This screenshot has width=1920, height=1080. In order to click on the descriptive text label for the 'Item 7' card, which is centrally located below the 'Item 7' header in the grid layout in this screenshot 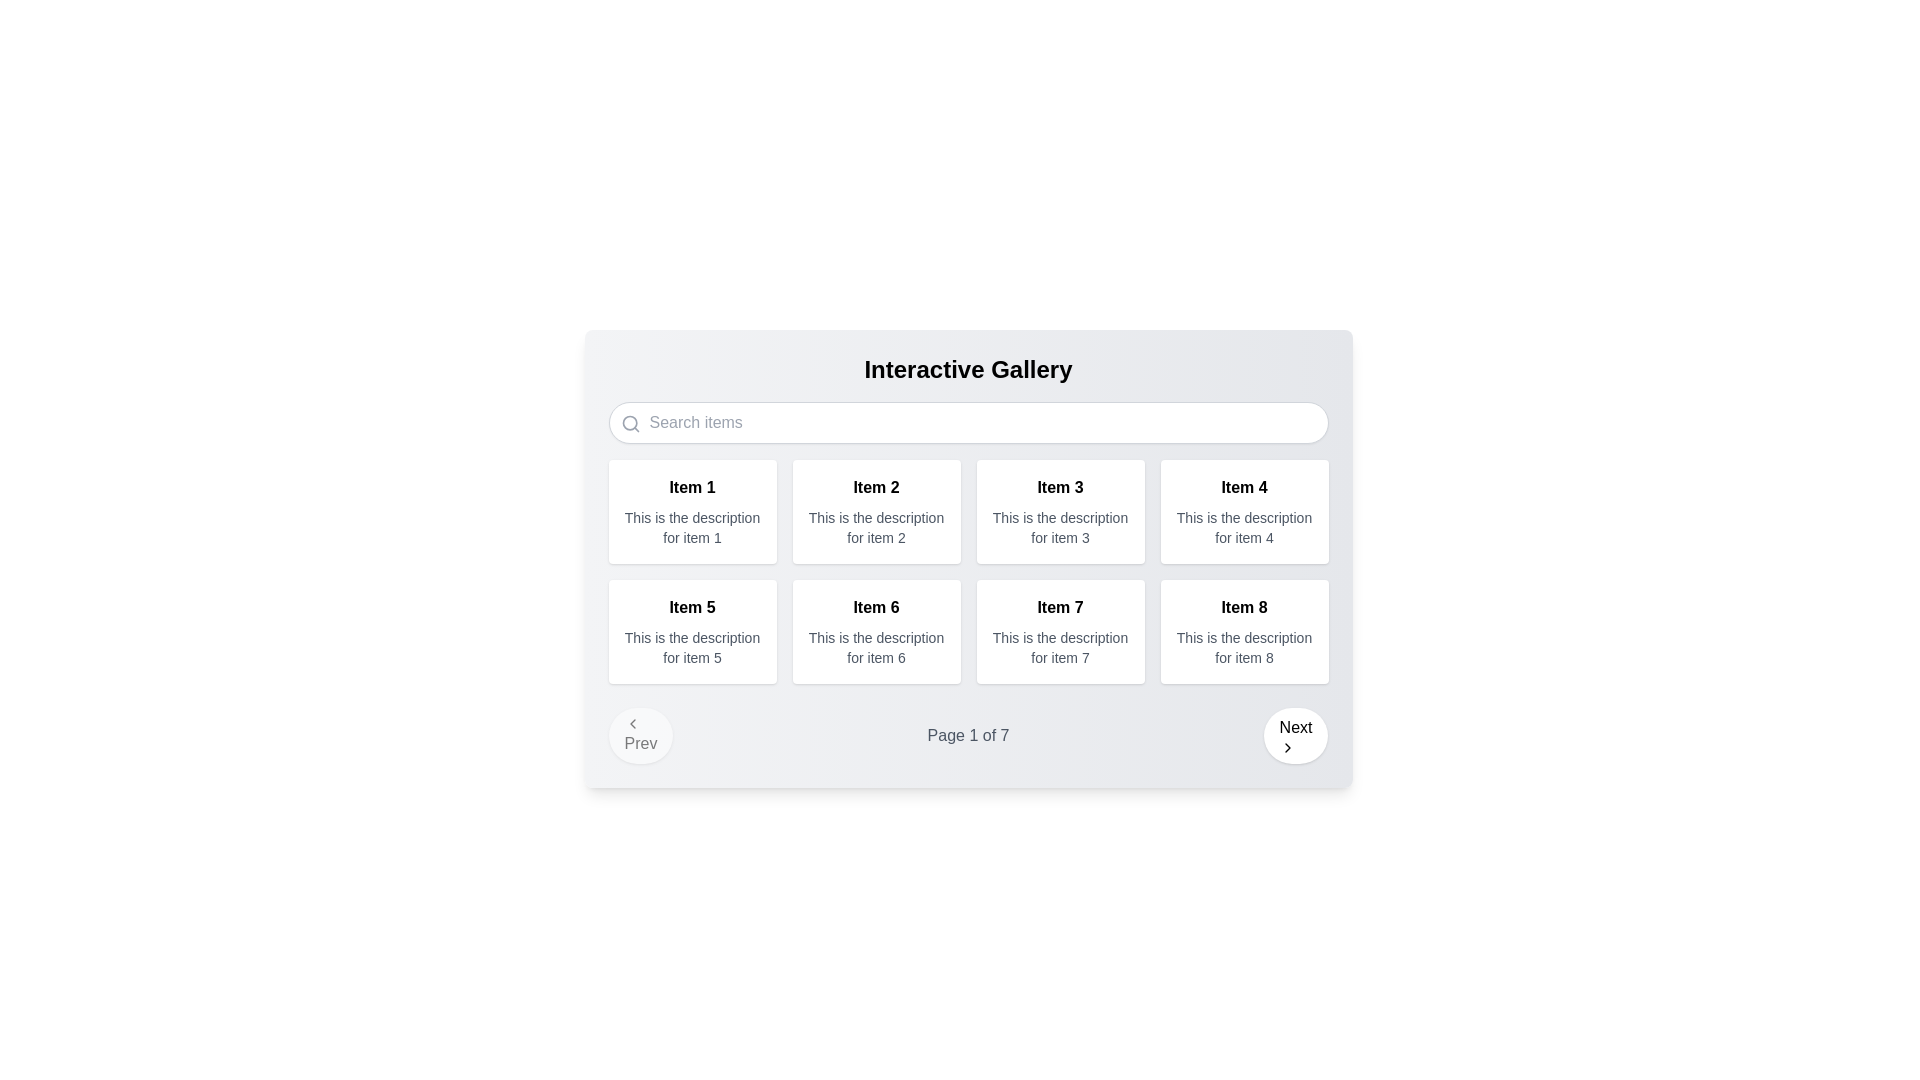, I will do `click(1059, 648)`.